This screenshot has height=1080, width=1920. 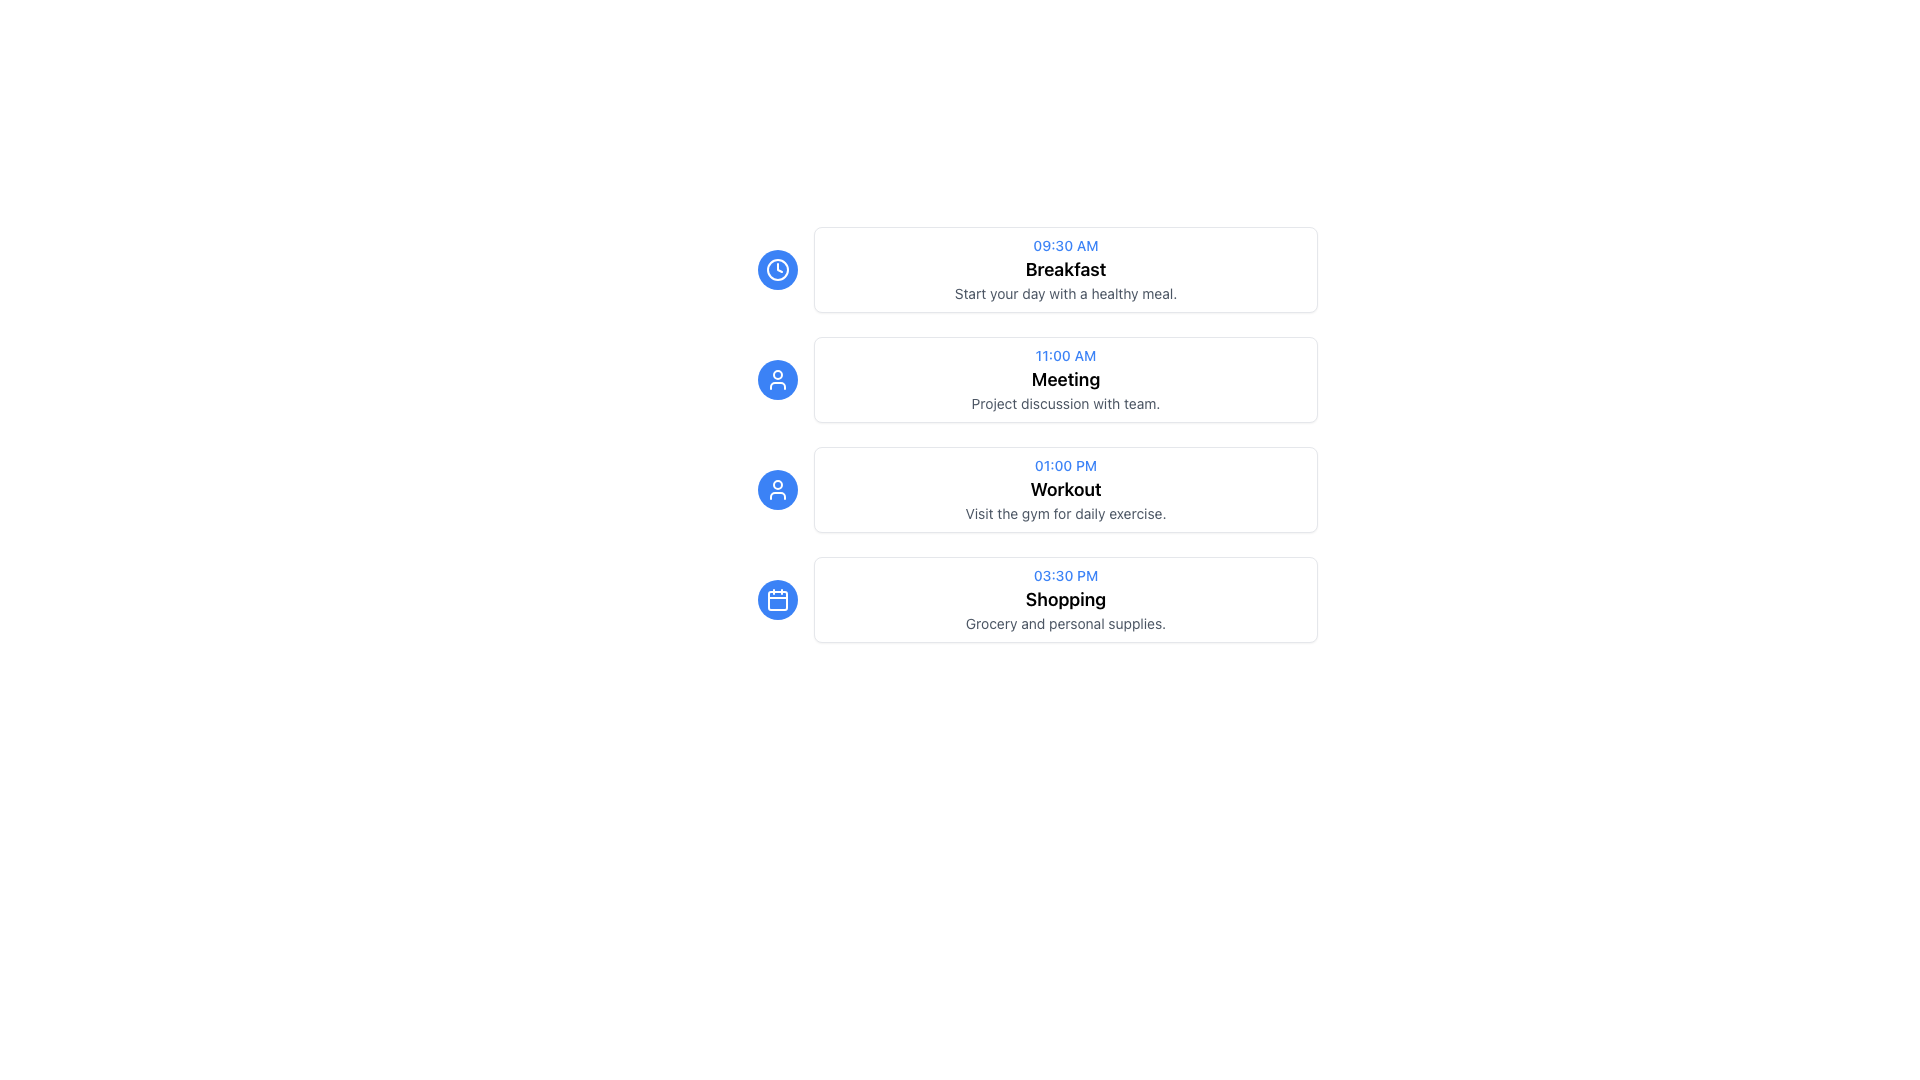 I want to click on the second item in the vertical list that indicates a meeting scheduled at 11:00 AM, so click(x=1030, y=380).